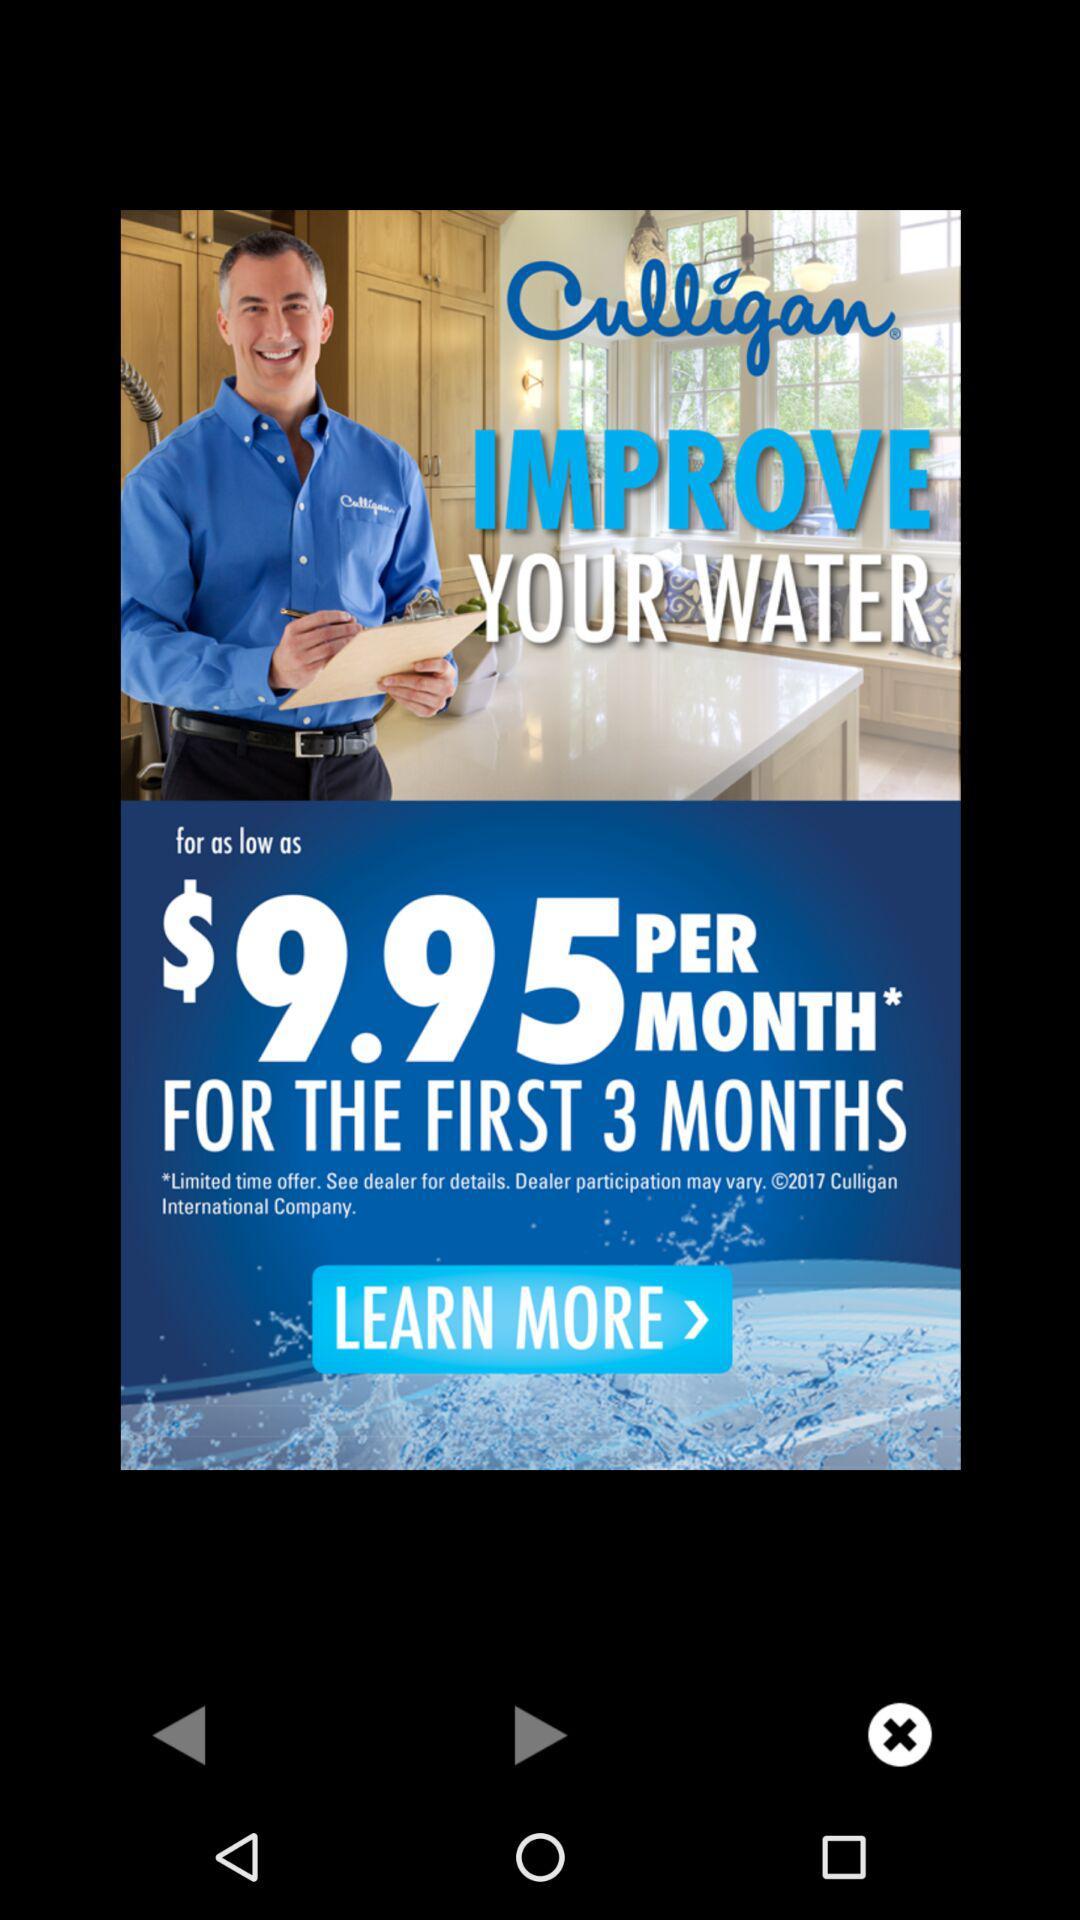 The height and width of the screenshot is (1920, 1080). What do you see at coordinates (180, 1733) in the screenshot?
I see `back the page` at bounding box center [180, 1733].